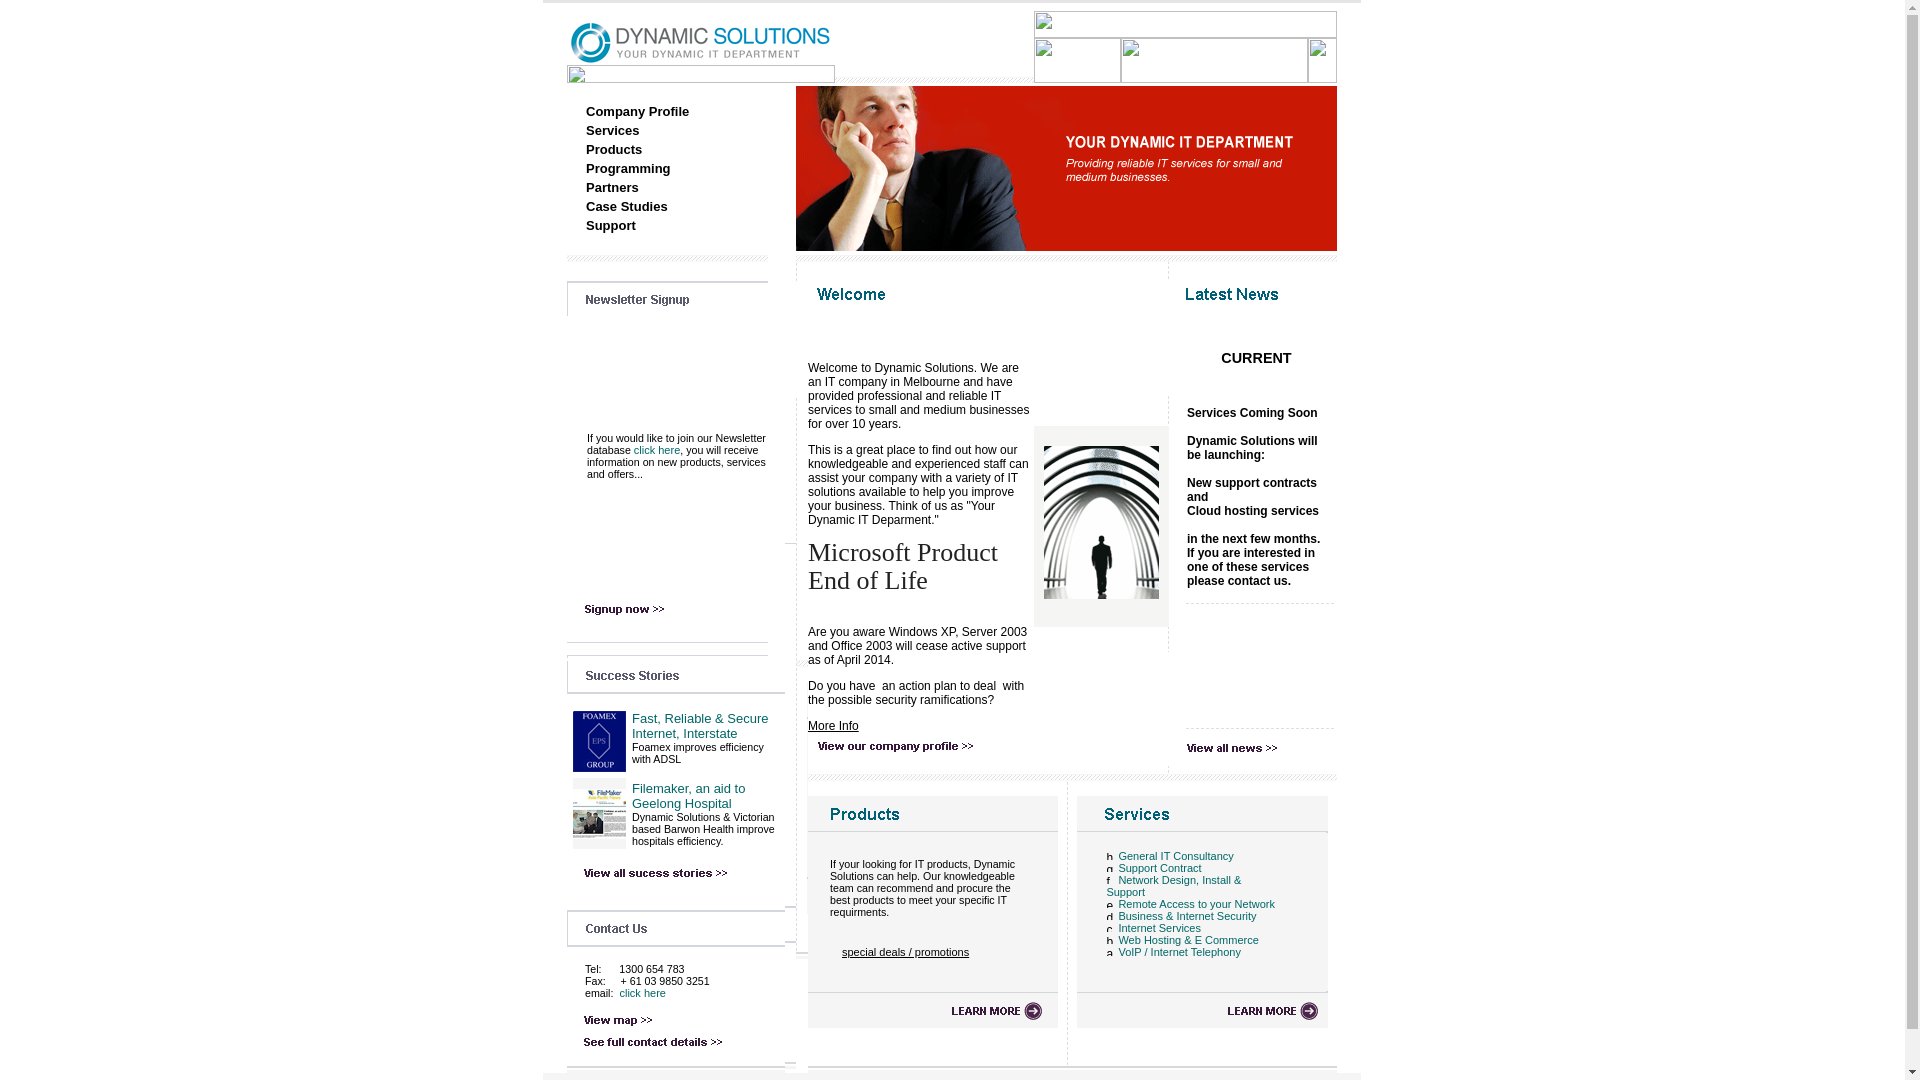  Describe the element at coordinates (688, 794) in the screenshot. I see `'Filemaker, an aid to Geelong Hospital'` at that location.